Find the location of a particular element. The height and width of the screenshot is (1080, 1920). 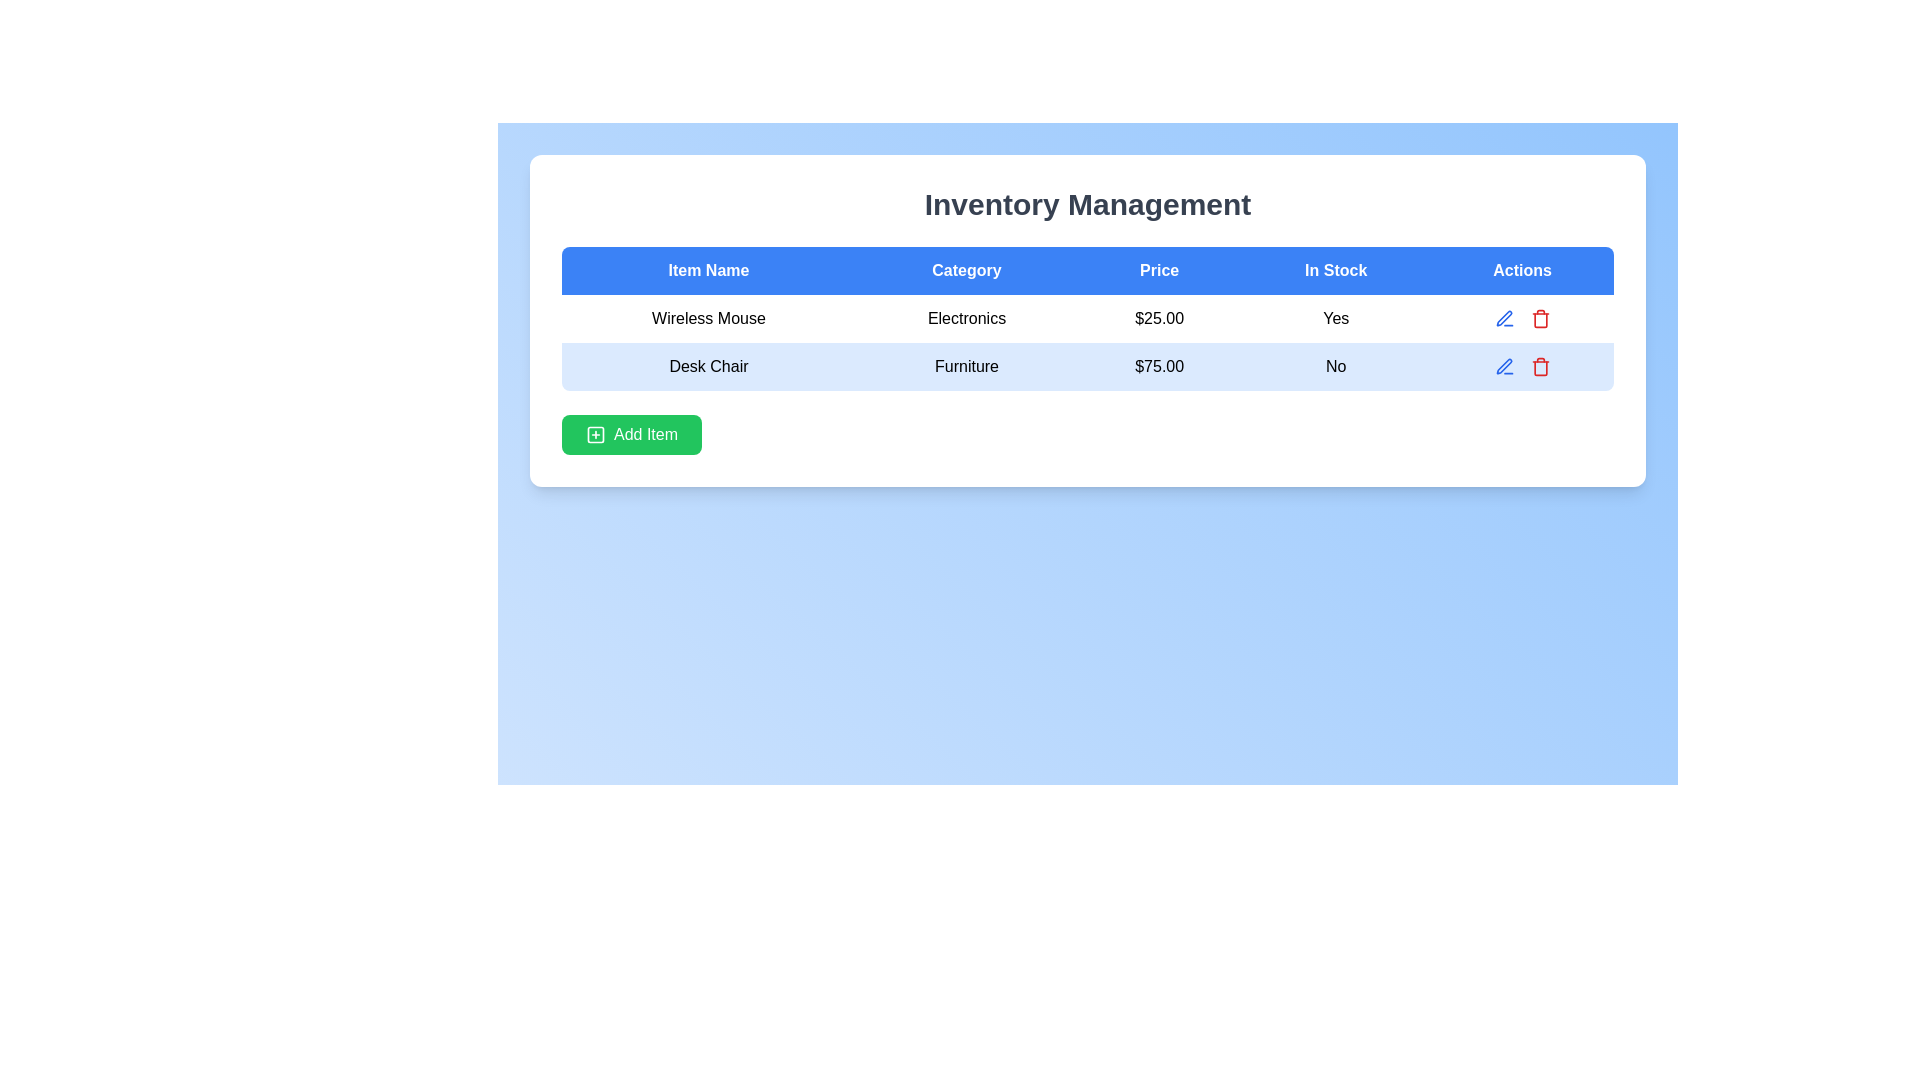

the 'Add New Item' button located at the bottom-left corner of the inventory list is located at coordinates (631, 434).